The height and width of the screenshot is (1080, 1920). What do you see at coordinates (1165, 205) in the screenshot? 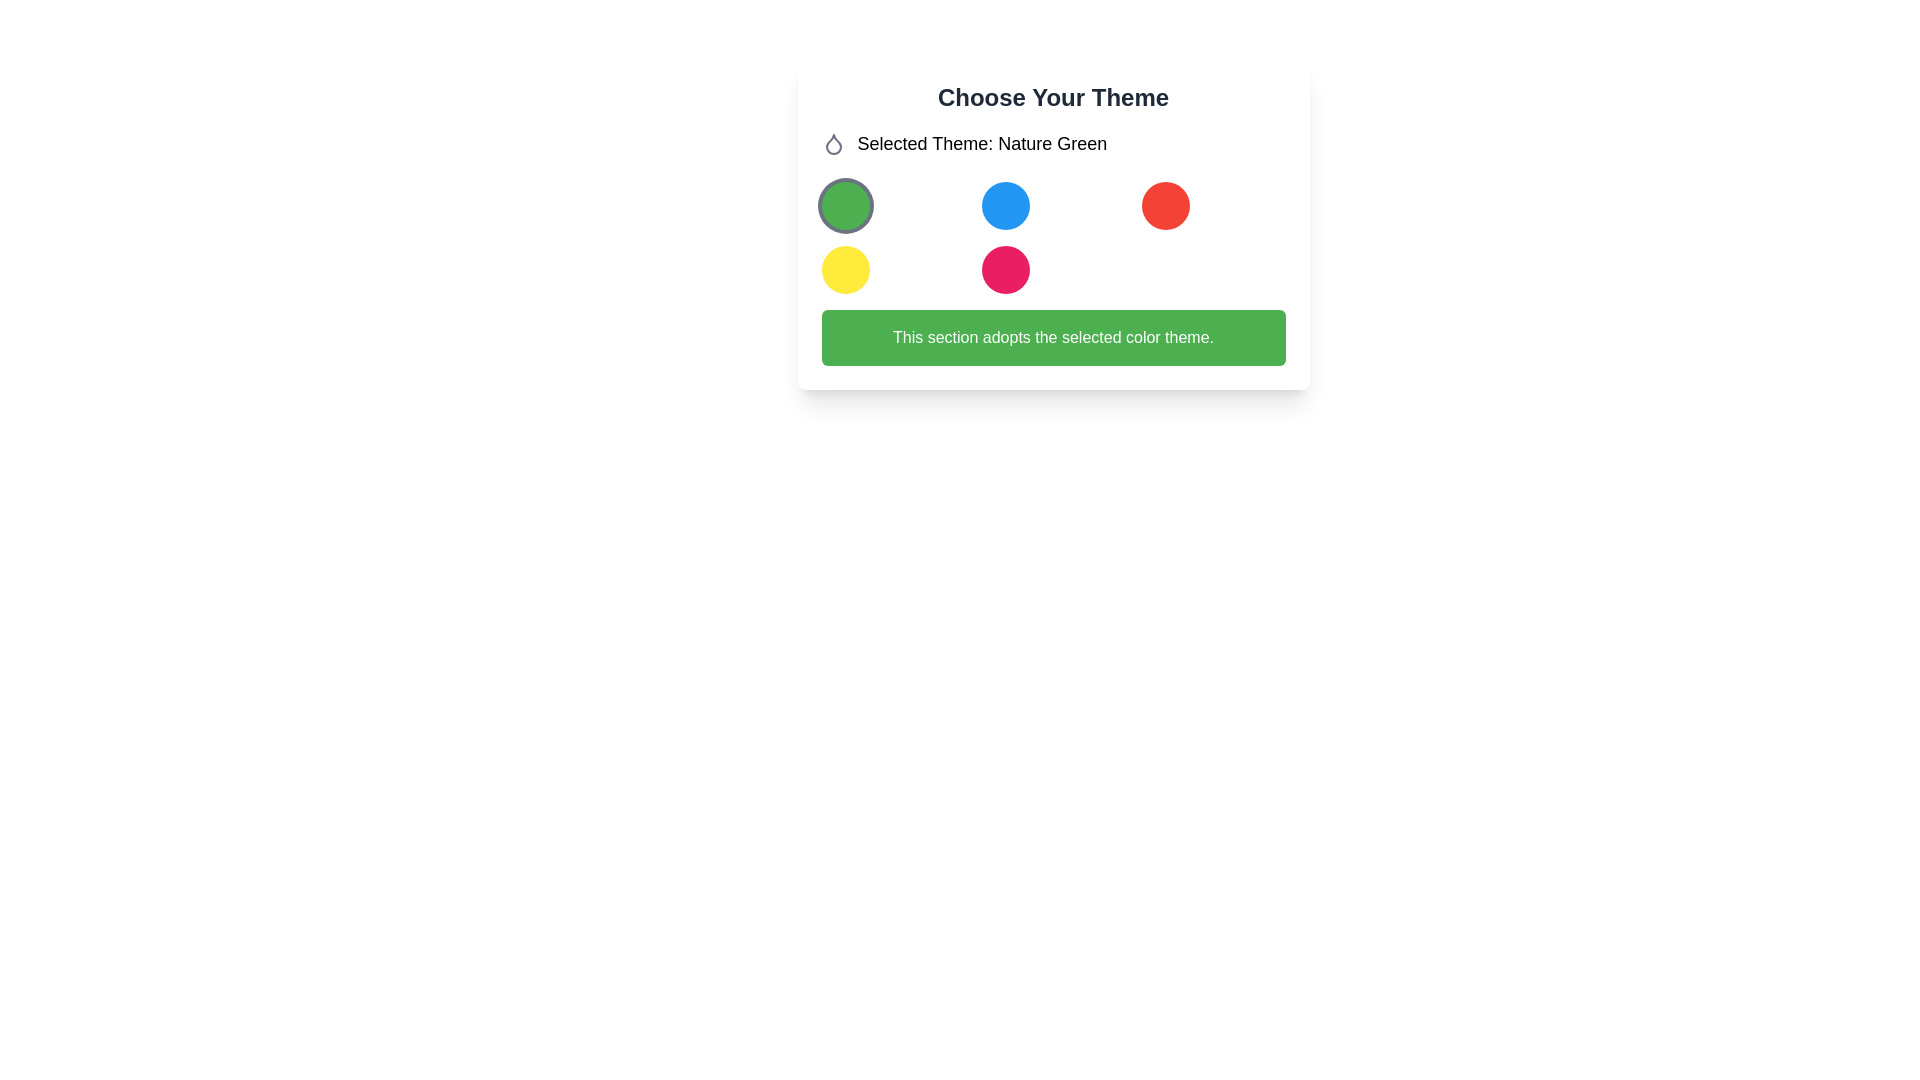
I see `the circular red color option located in the top-right corner of the grid` at bounding box center [1165, 205].